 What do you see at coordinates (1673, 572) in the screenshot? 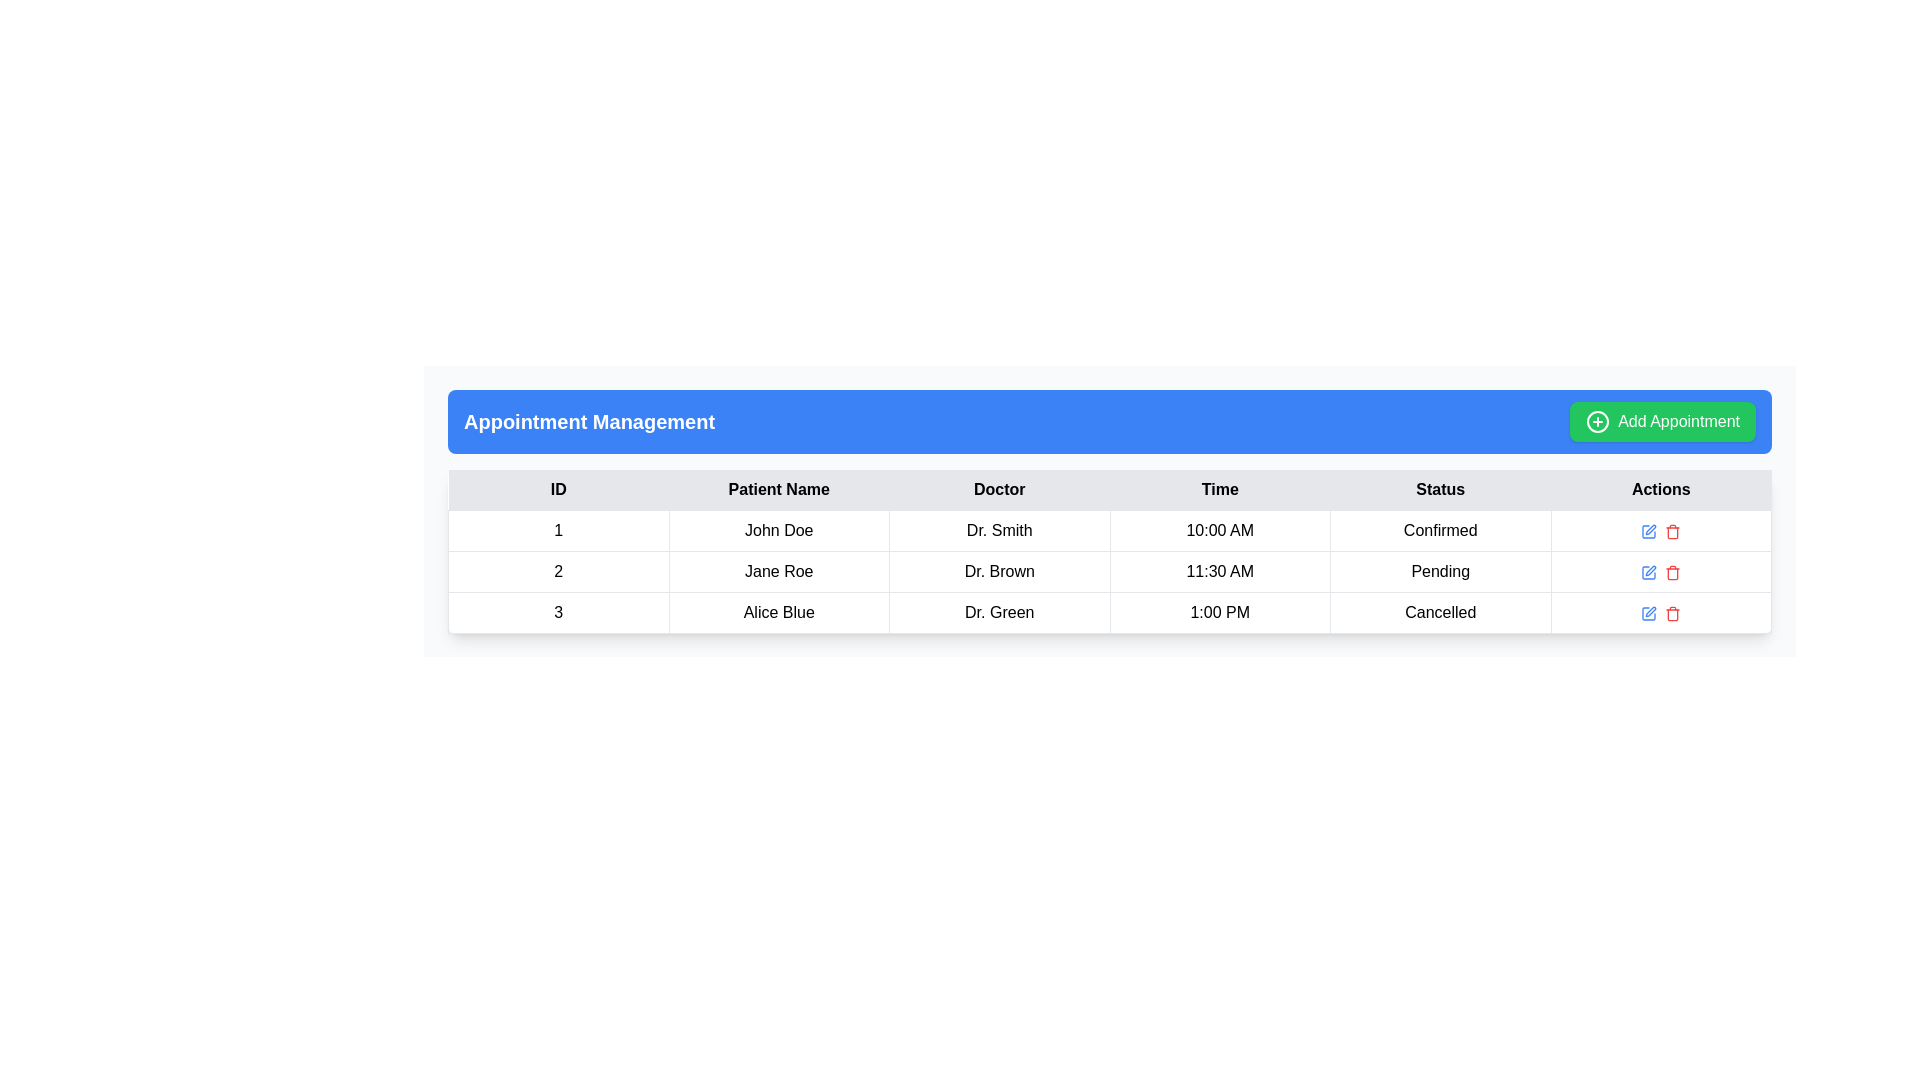
I see `the delete icon button located in the 'Actions' column of the second row in the table, corresponding to the entry for 'Jane Roe'` at bounding box center [1673, 572].